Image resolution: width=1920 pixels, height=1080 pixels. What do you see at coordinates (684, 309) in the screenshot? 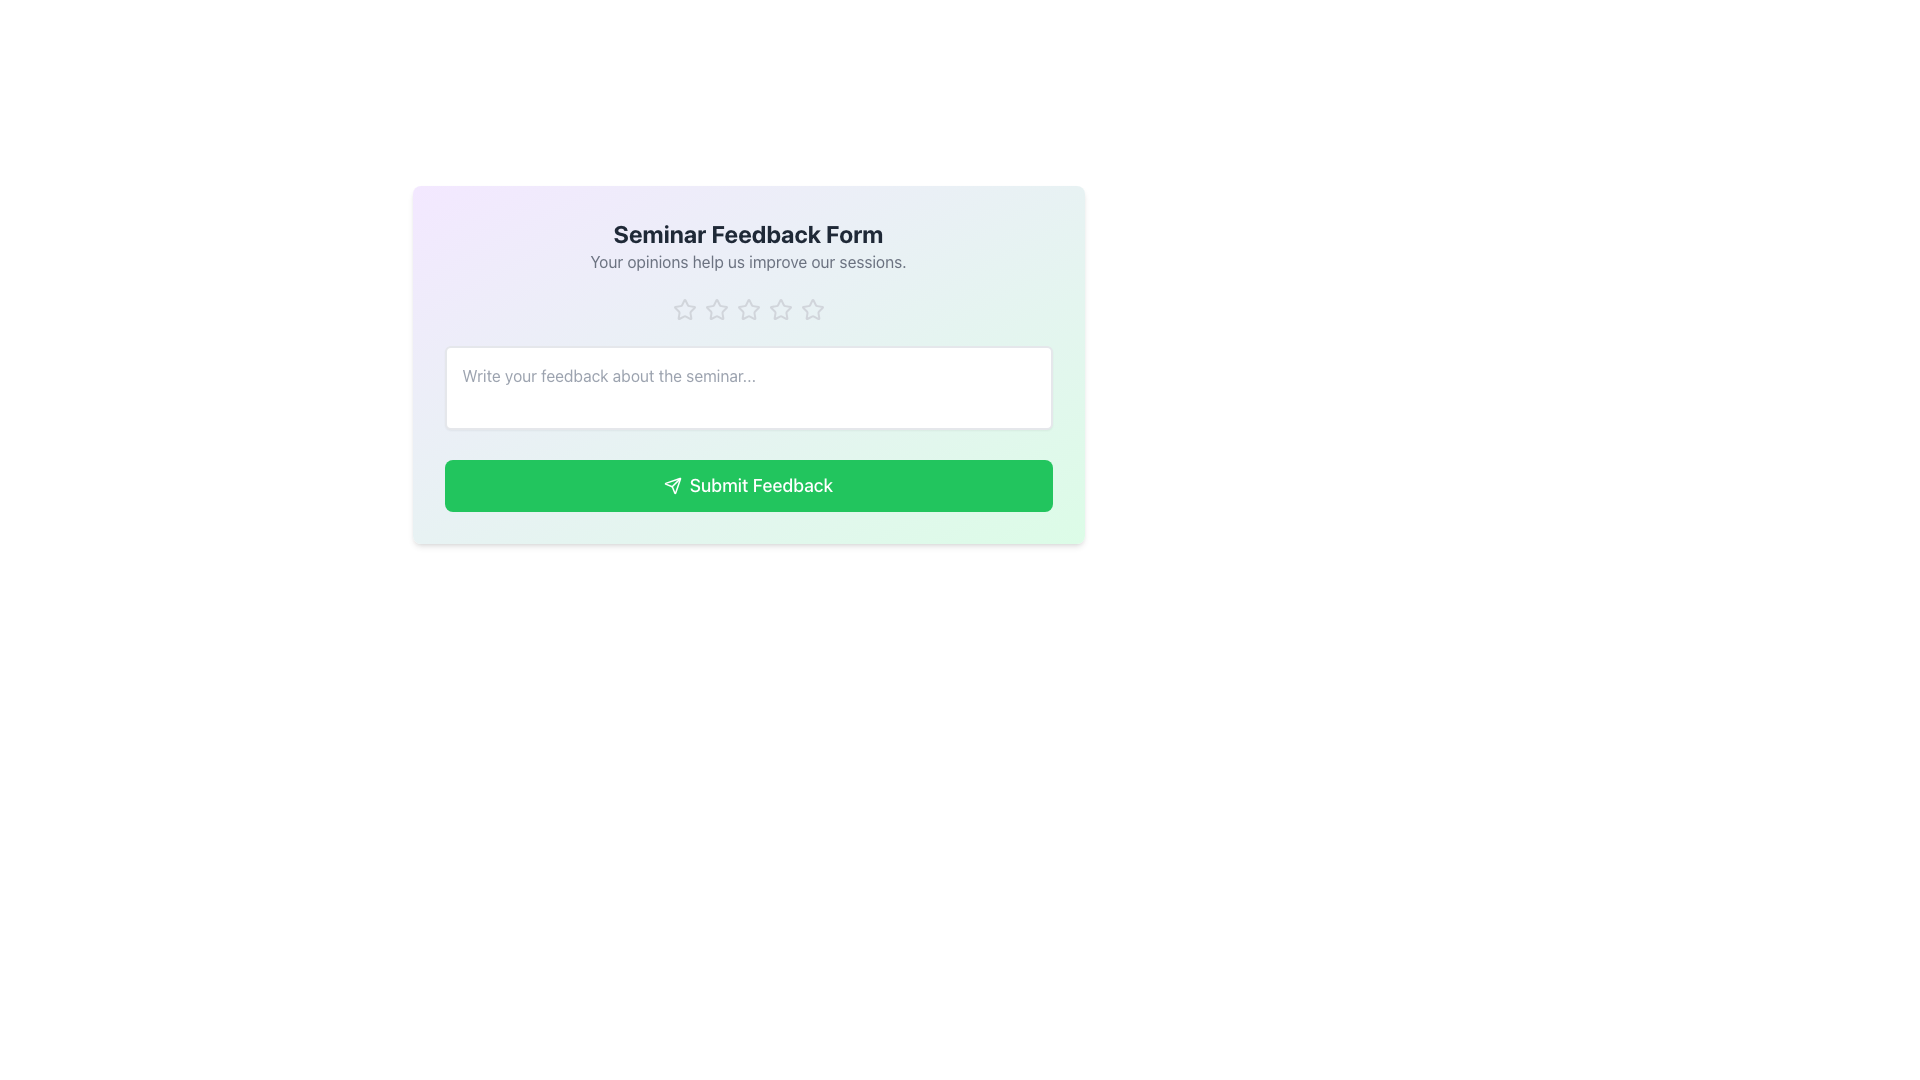
I see `the first star-shaped icon button under the label 'Seminar Feedback Form'` at bounding box center [684, 309].